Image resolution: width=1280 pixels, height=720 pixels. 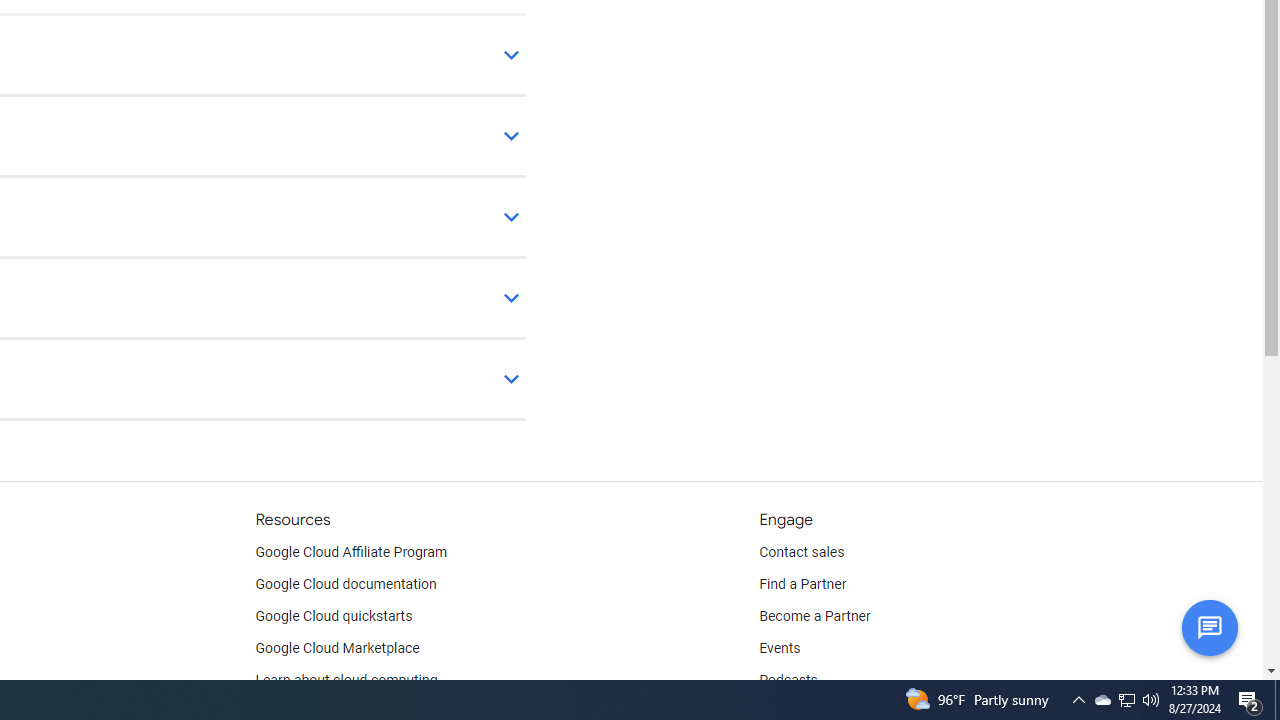 I want to click on 'Google Cloud Affiliate Program', so click(x=351, y=552).